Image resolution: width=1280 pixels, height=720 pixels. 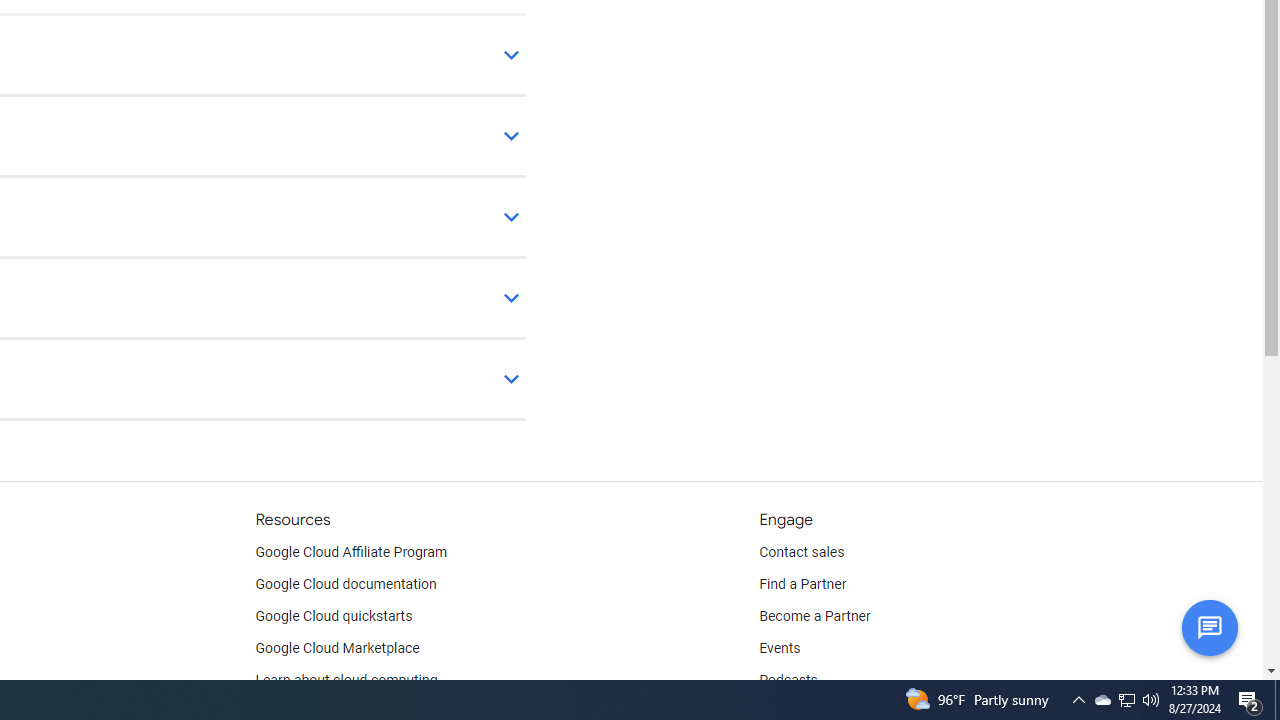 I want to click on 'Google Cloud Affiliate Program', so click(x=351, y=552).